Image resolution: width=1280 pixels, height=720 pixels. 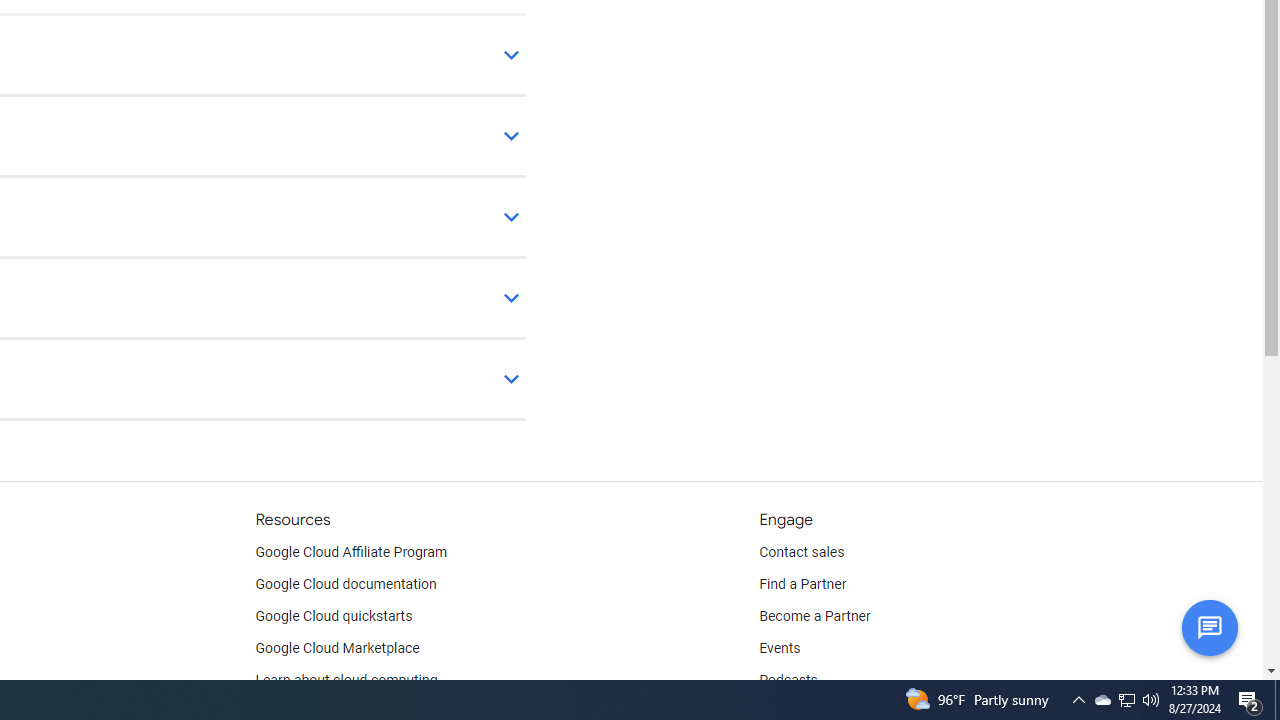 I want to click on 'Google Cloud Affiliate Program', so click(x=351, y=552).